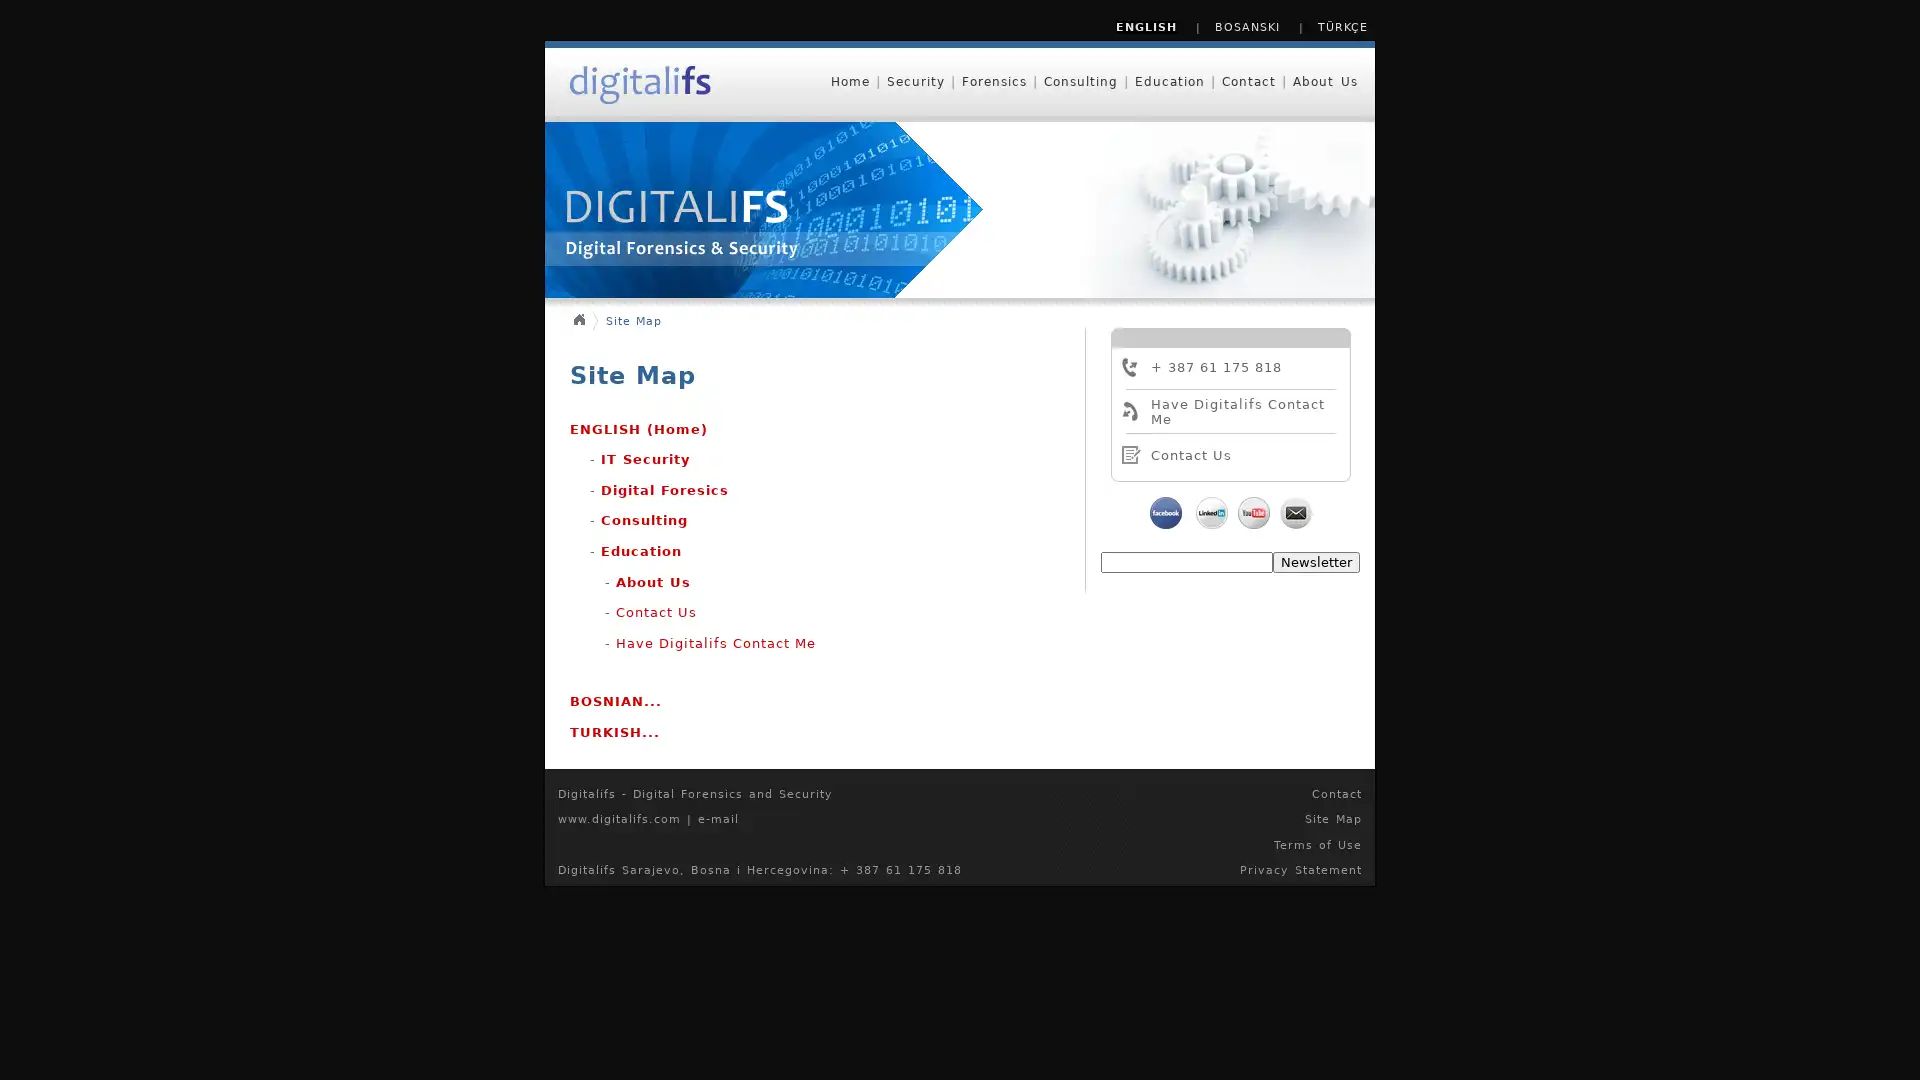 This screenshot has height=1080, width=1920. Describe the element at coordinates (1315, 561) in the screenshot. I see `Newsletter` at that location.